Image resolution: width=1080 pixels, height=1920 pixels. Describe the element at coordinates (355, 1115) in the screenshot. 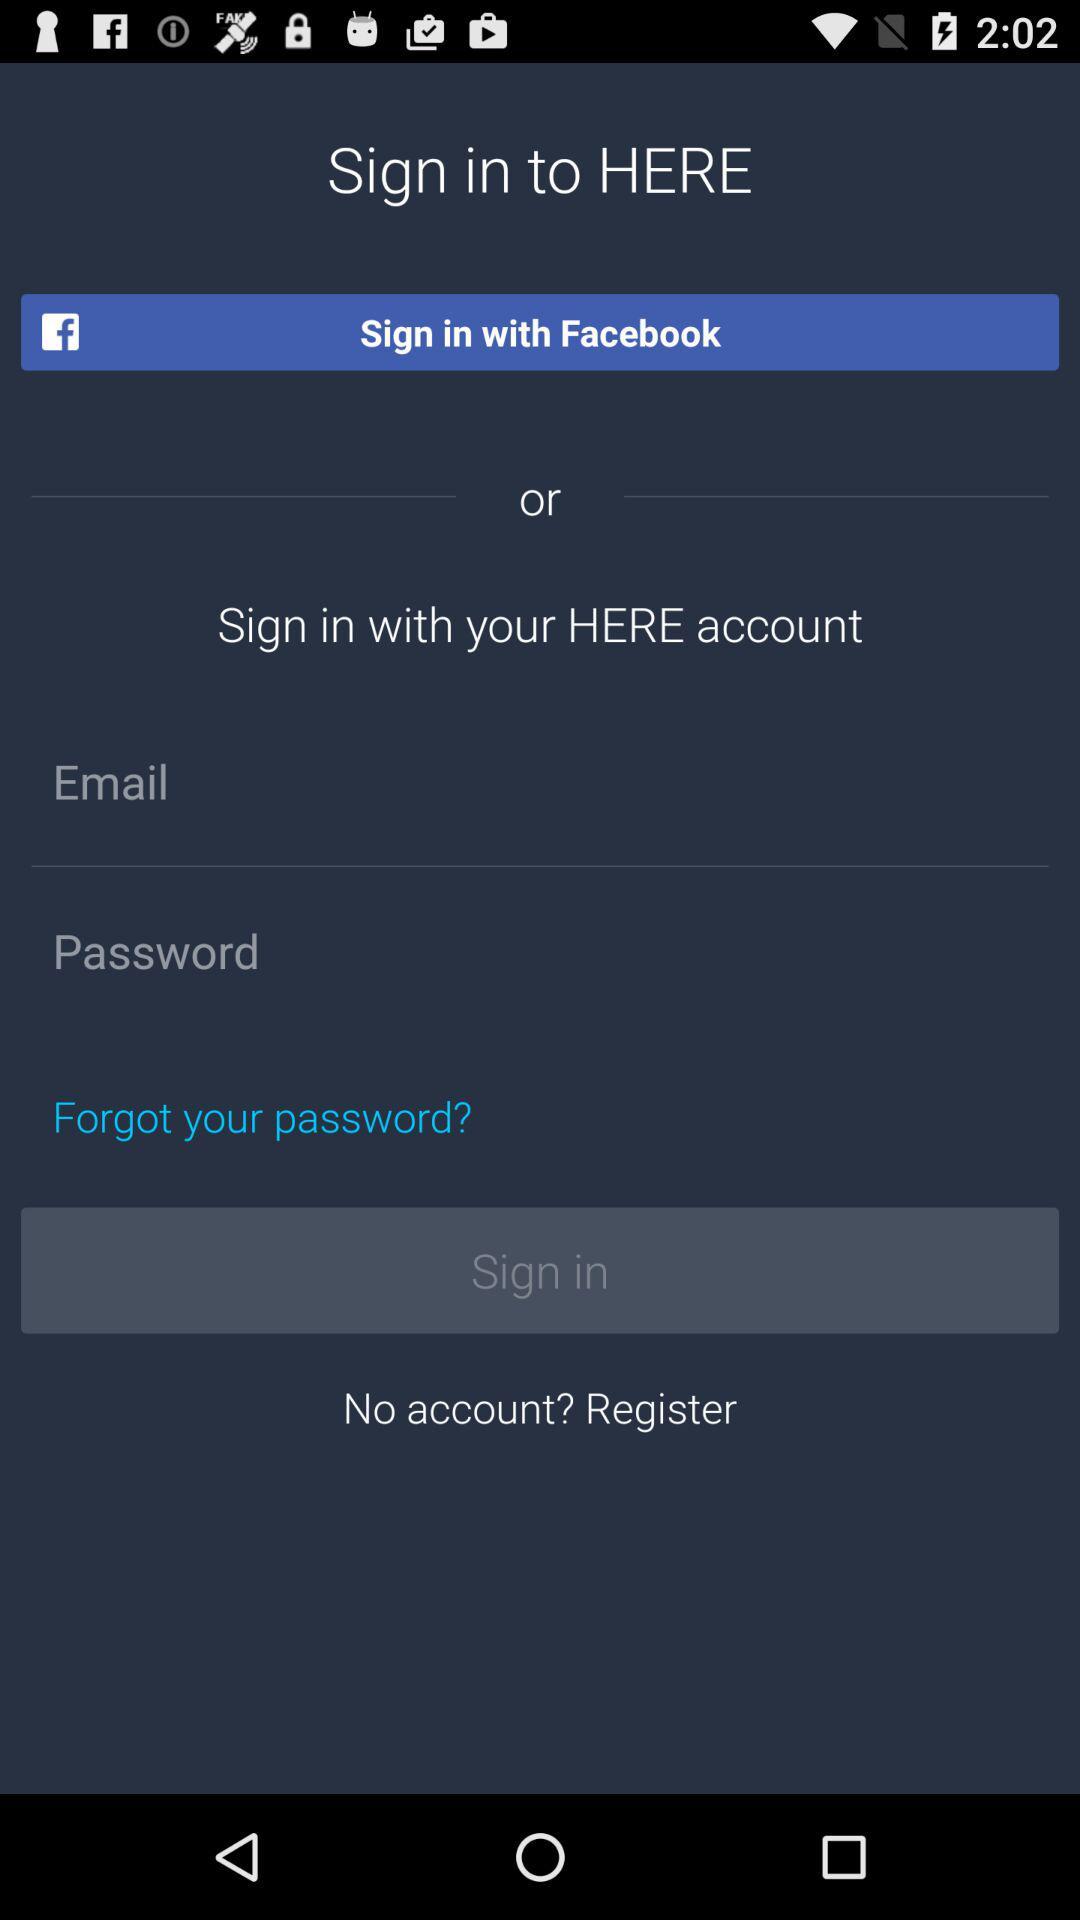

I see `forgot your password? item` at that location.